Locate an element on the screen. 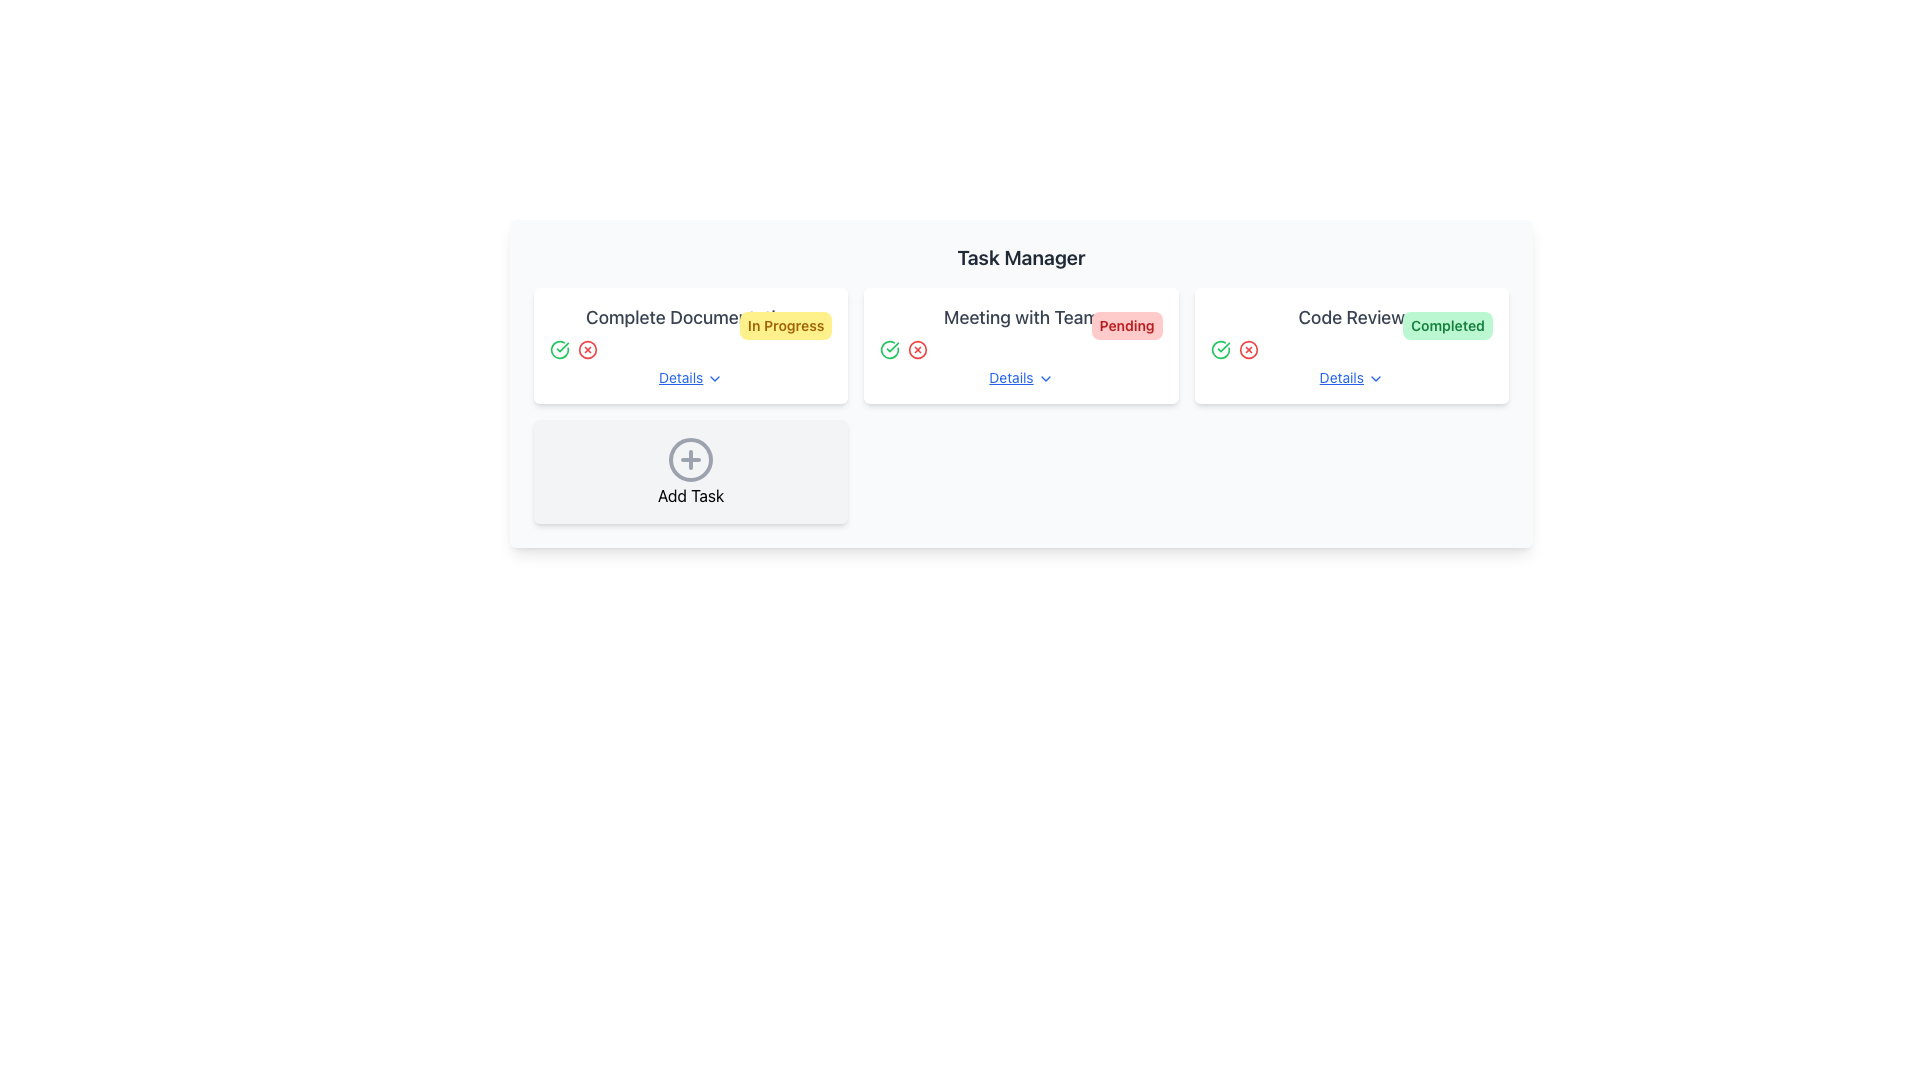 The width and height of the screenshot is (1920, 1080). the hyperlink with an accompanying icon located at the center-bottom of the 'Complete Documentation' task card is located at coordinates (691, 378).